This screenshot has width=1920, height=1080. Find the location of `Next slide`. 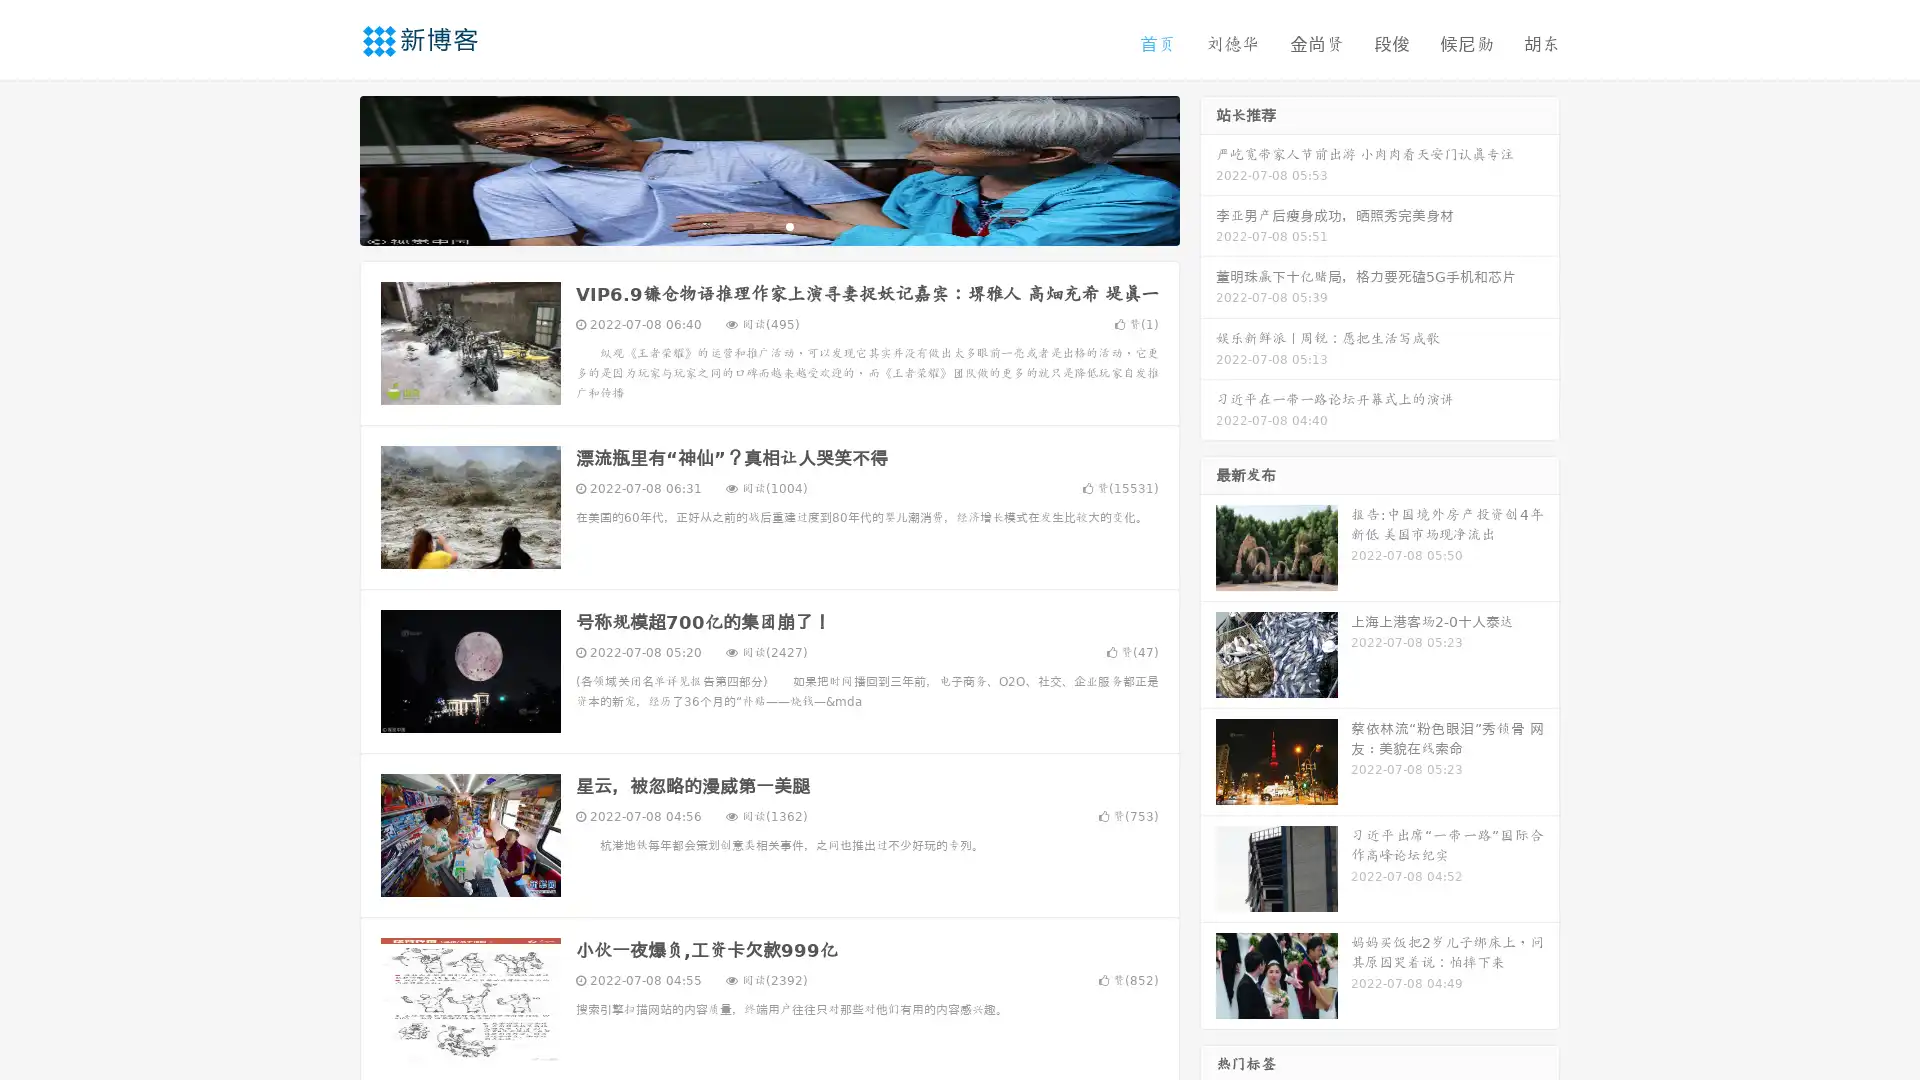

Next slide is located at coordinates (1208, 168).